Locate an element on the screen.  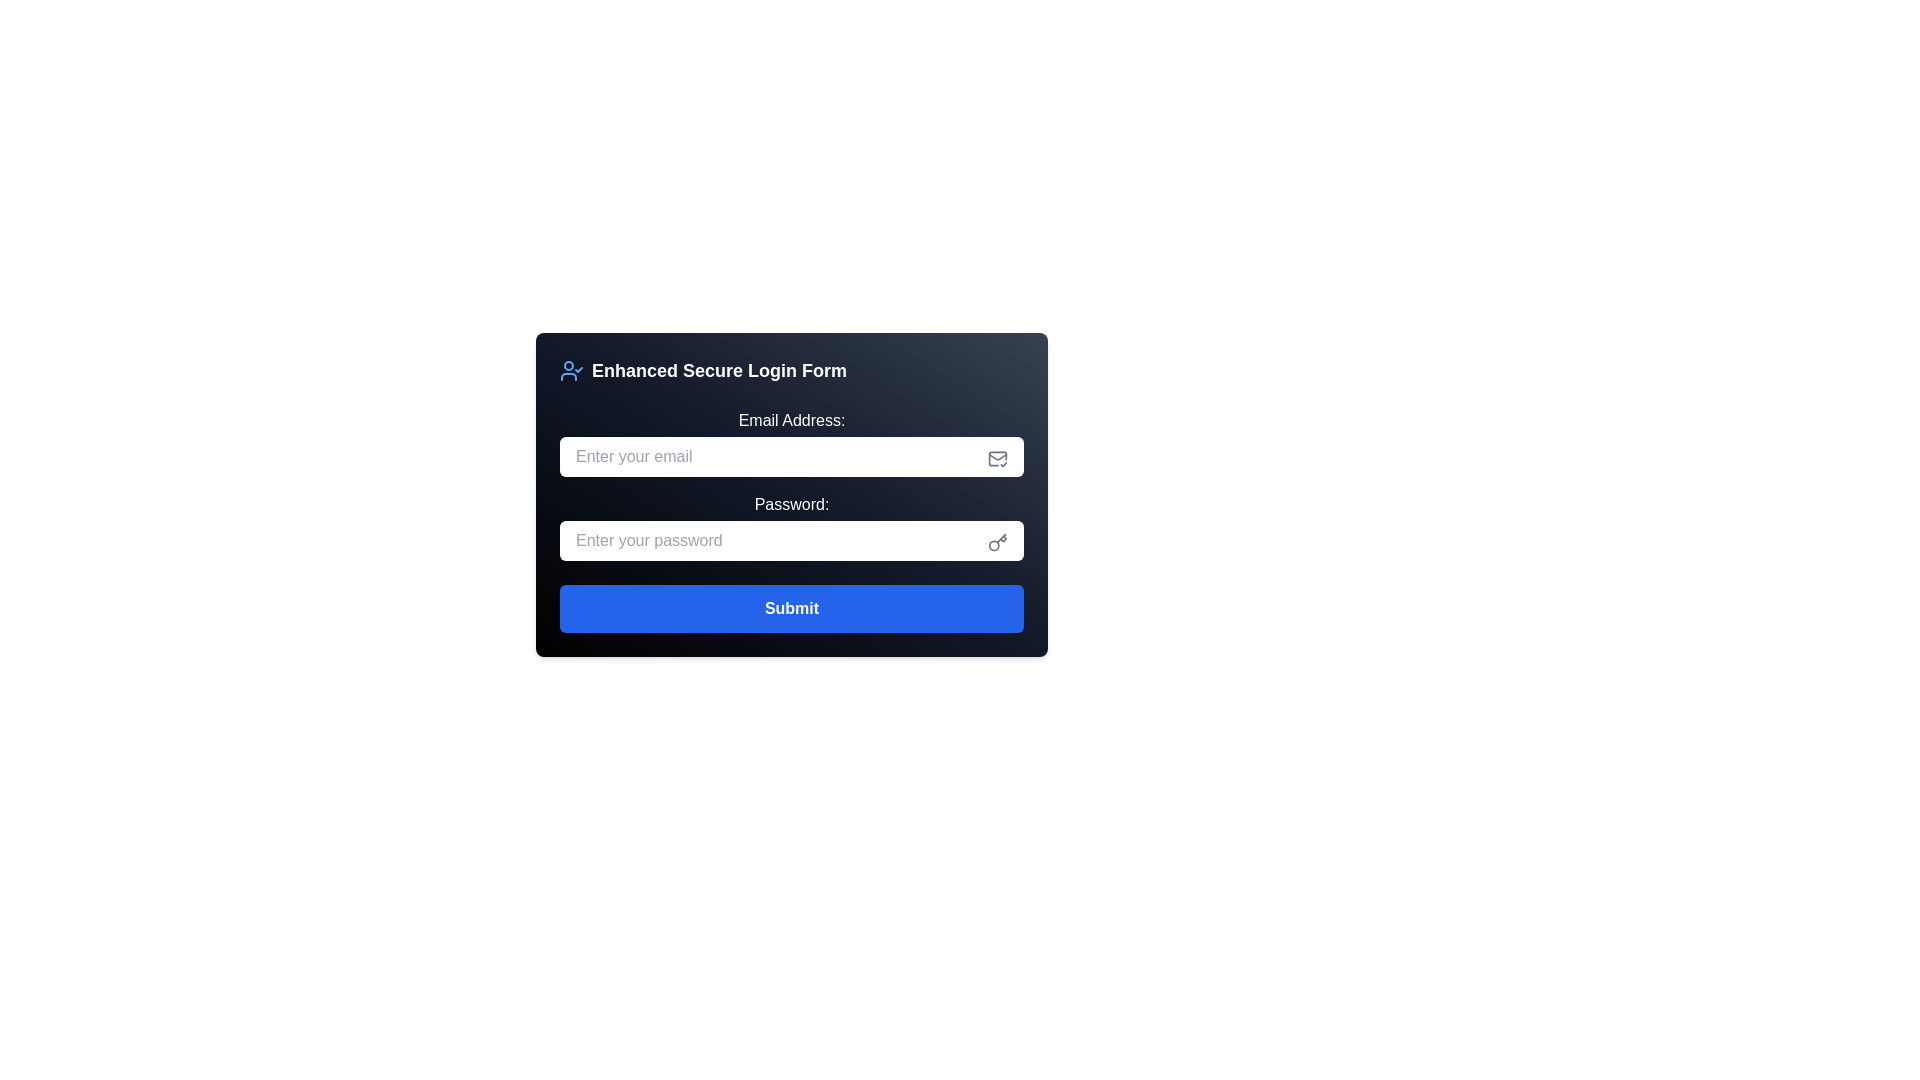
the user verification SVG icon located to the left of the 'Enhanced Secure Login Form' text is located at coordinates (570, 370).